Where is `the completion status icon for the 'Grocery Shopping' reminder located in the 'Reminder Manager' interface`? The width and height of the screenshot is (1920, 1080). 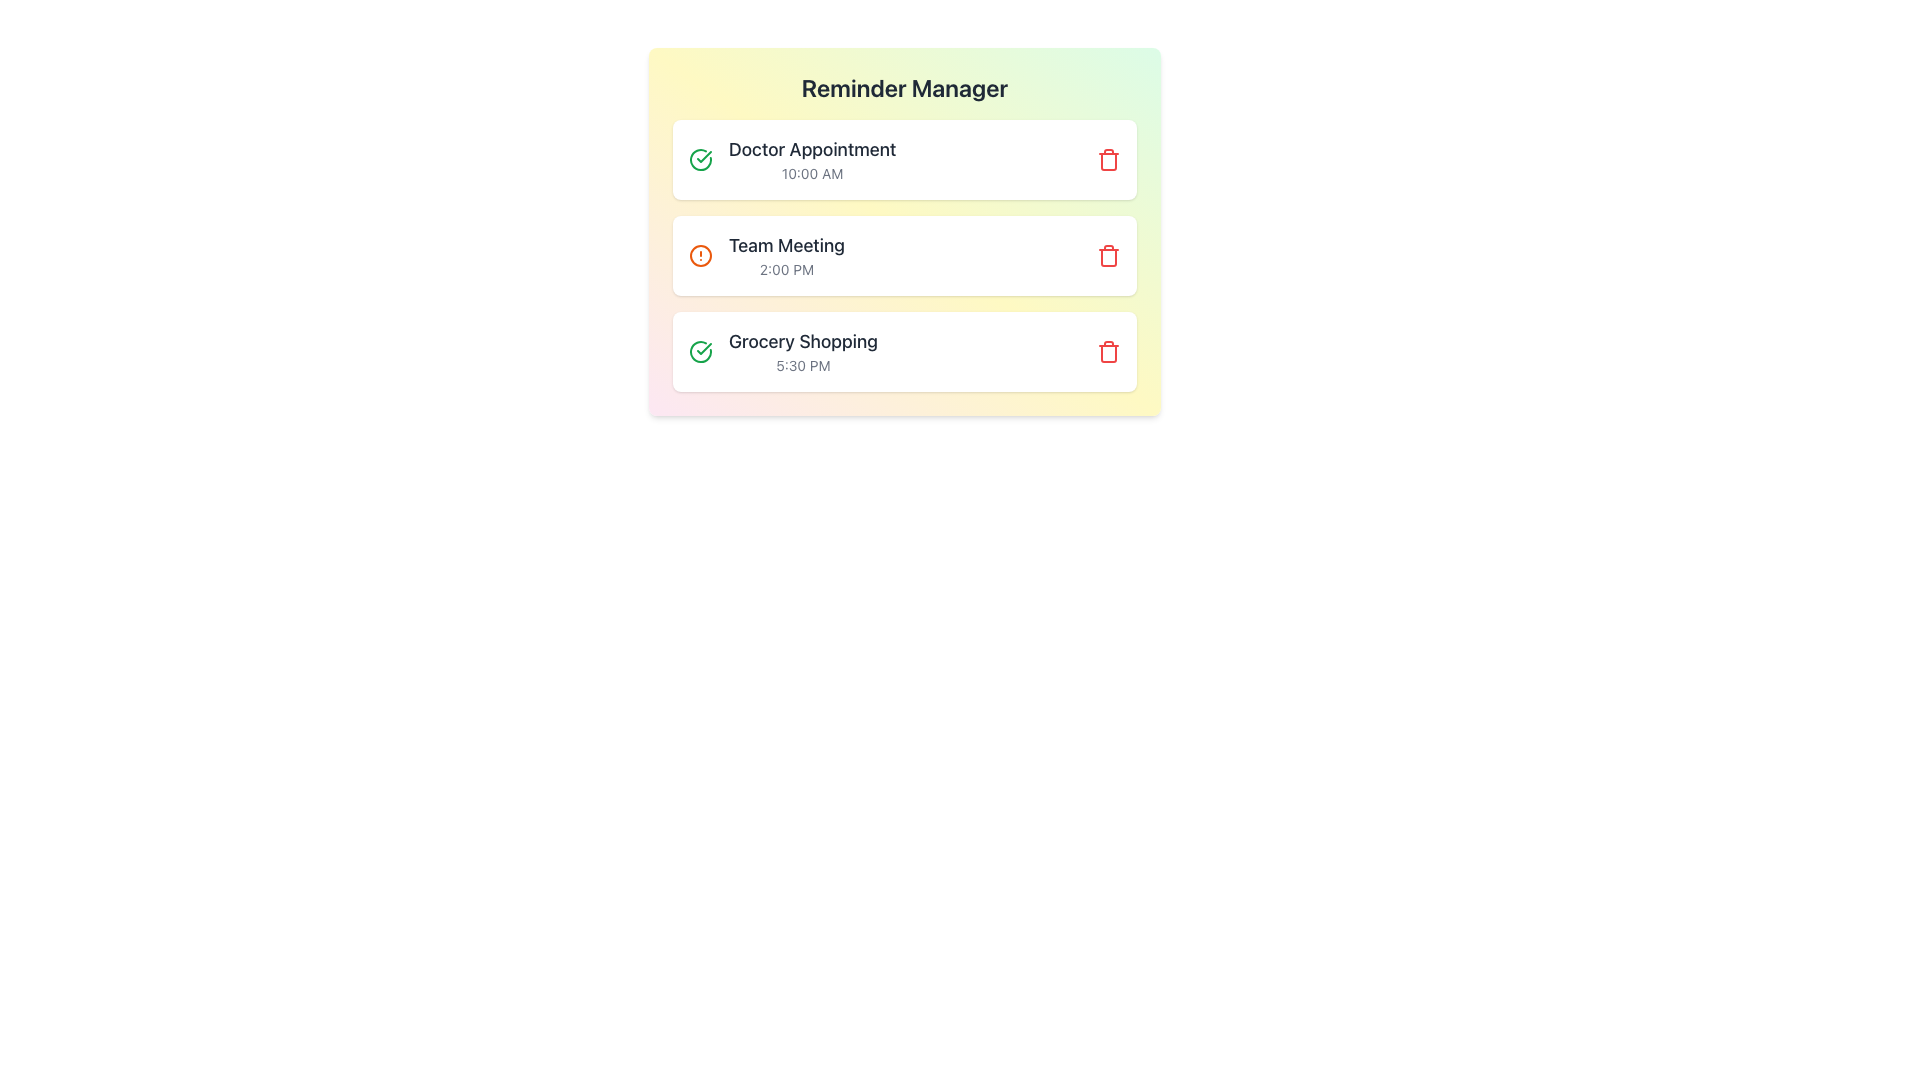
the completion status icon for the 'Grocery Shopping' reminder located in the 'Reminder Manager' interface is located at coordinates (704, 156).